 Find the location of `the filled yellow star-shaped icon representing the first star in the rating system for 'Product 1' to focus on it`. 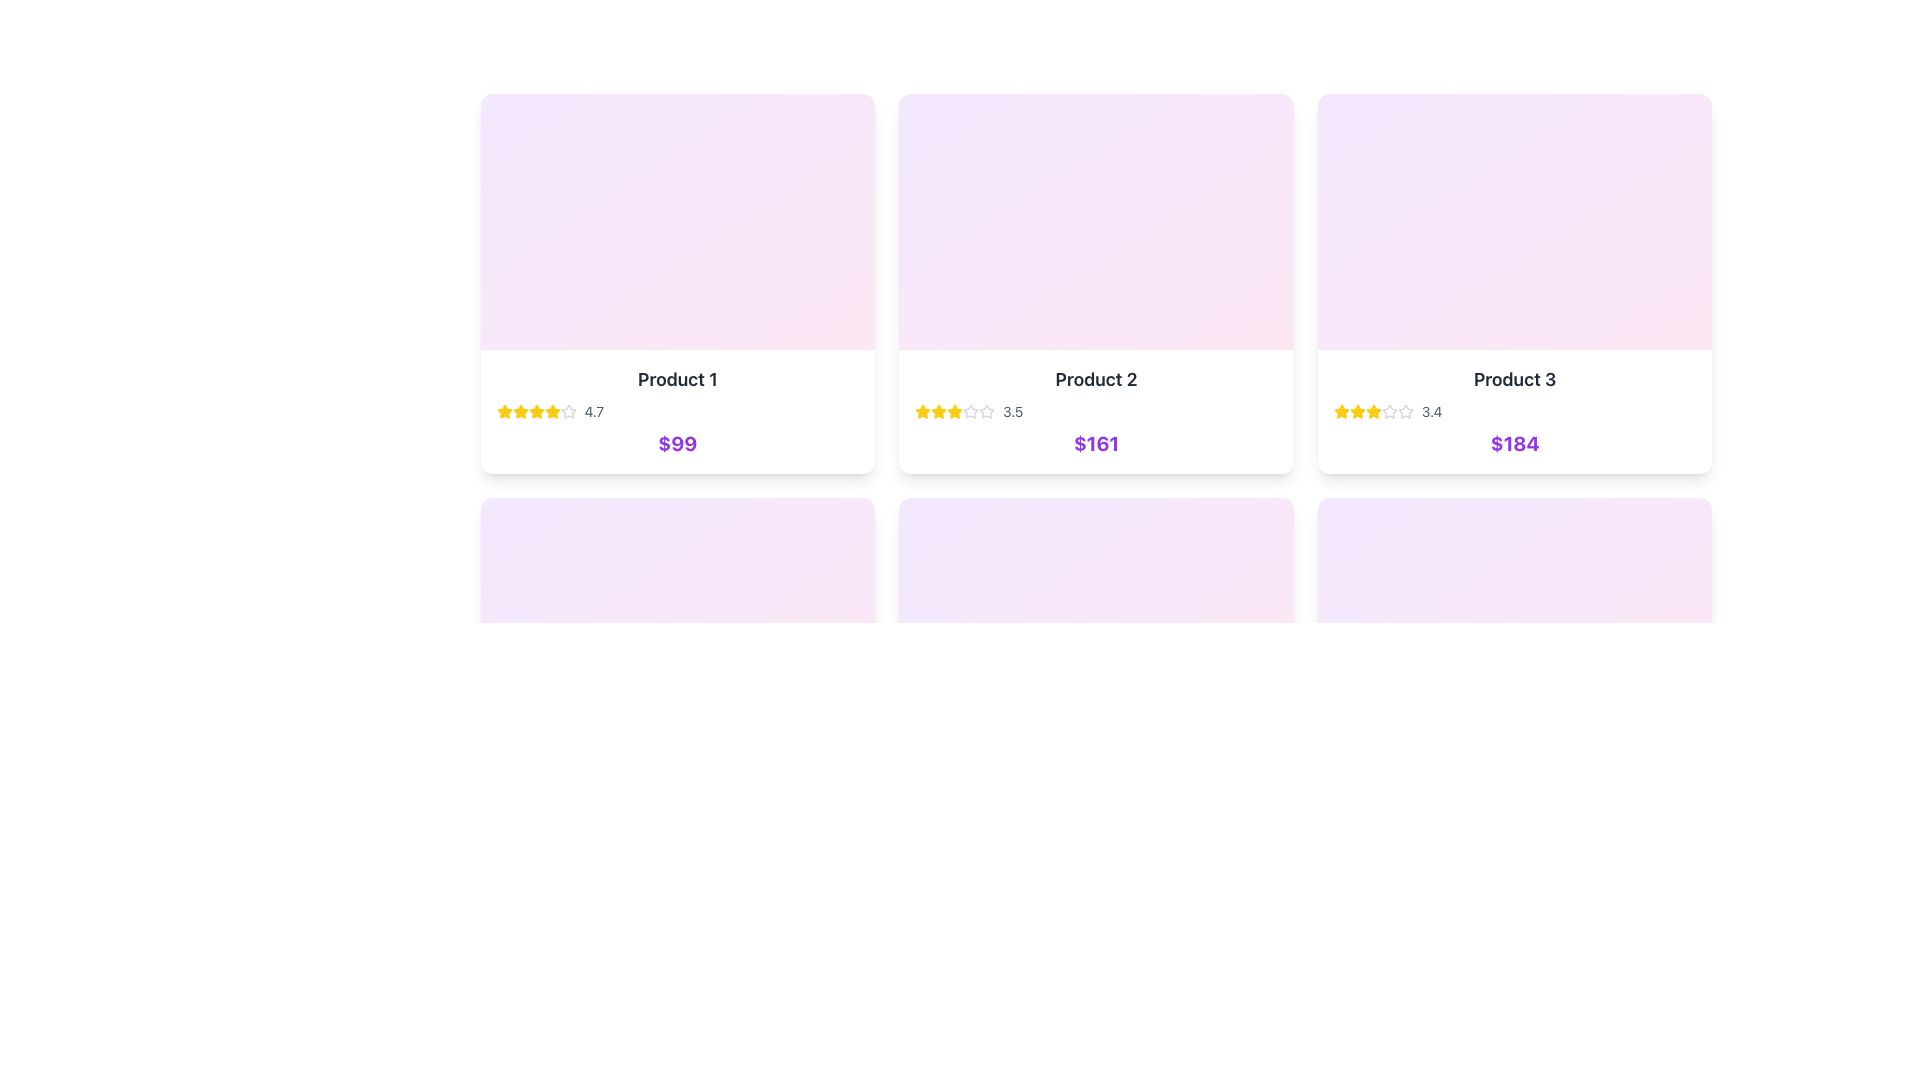

the filled yellow star-shaped icon representing the first star in the rating system for 'Product 1' to focus on it is located at coordinates (520, 410).